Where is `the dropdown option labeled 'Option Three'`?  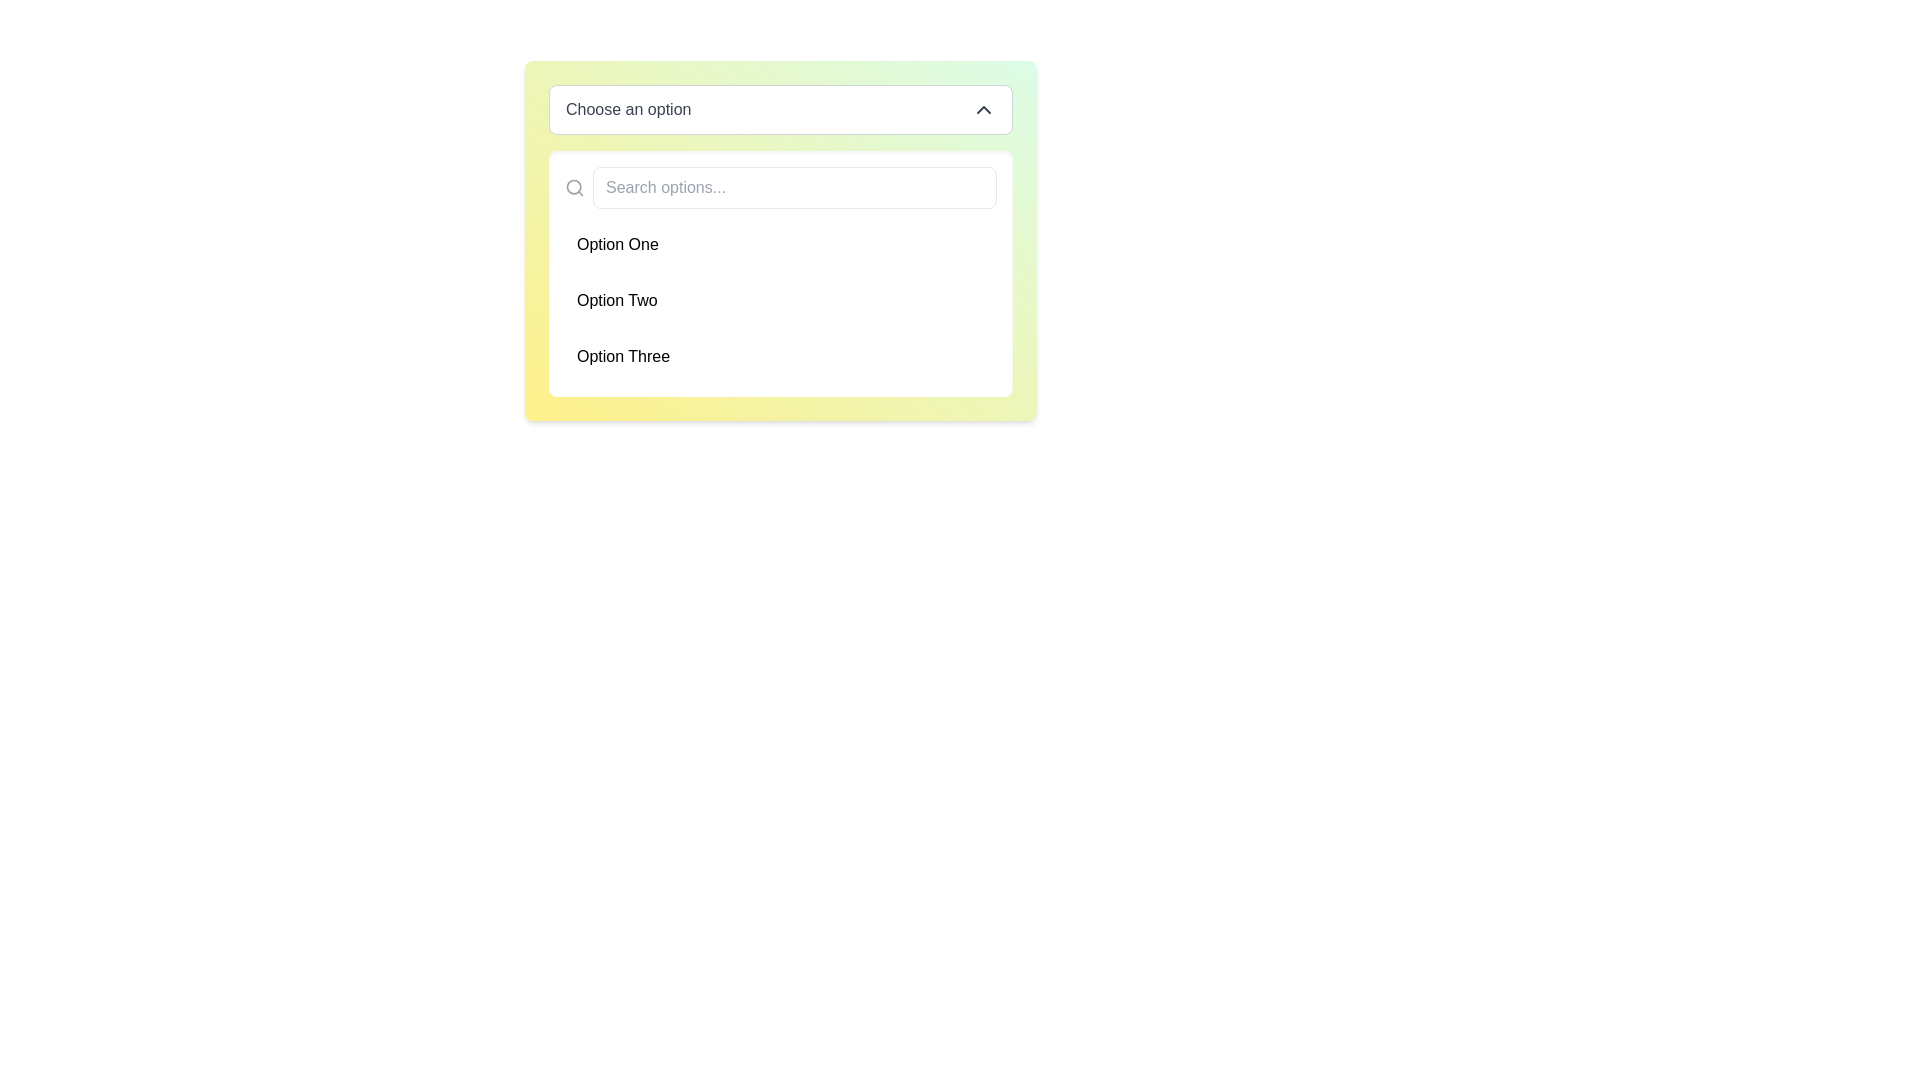 the dropdown option labeled 'Option Three' is located at coordinates (780, 356).